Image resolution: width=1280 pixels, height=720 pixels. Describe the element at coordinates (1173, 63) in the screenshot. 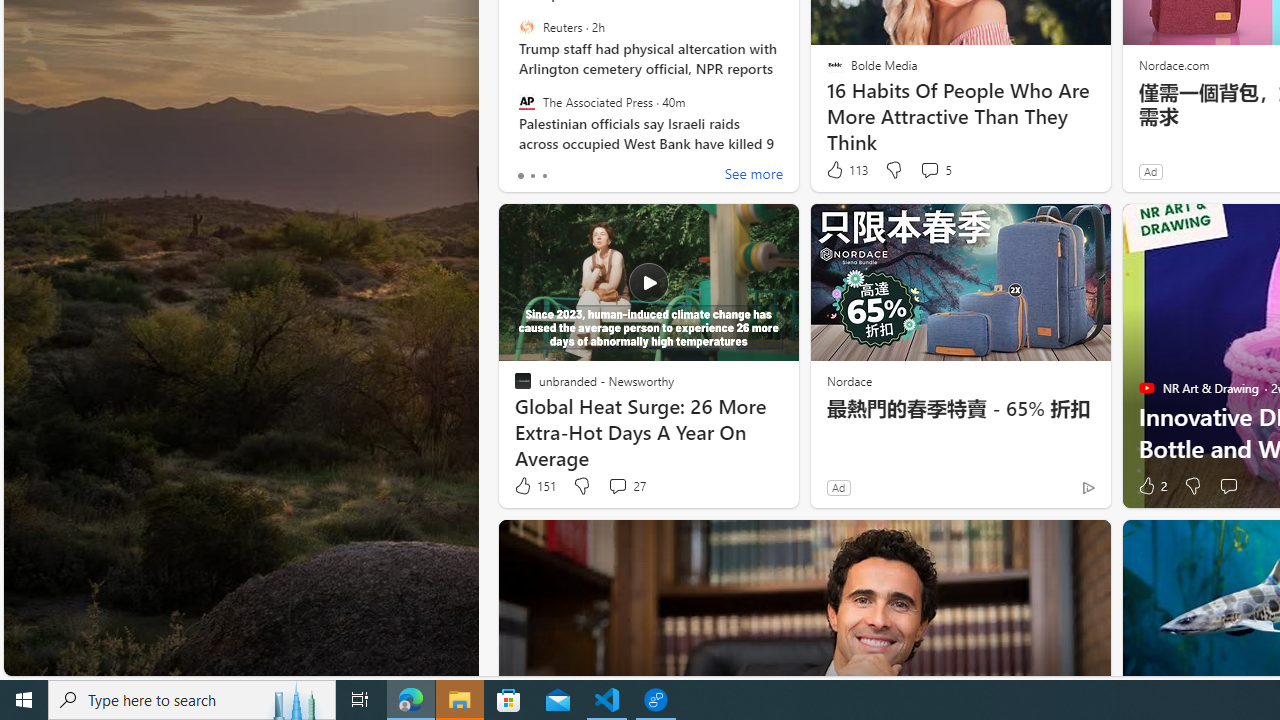

I see `'Nordace.com'` at that location.